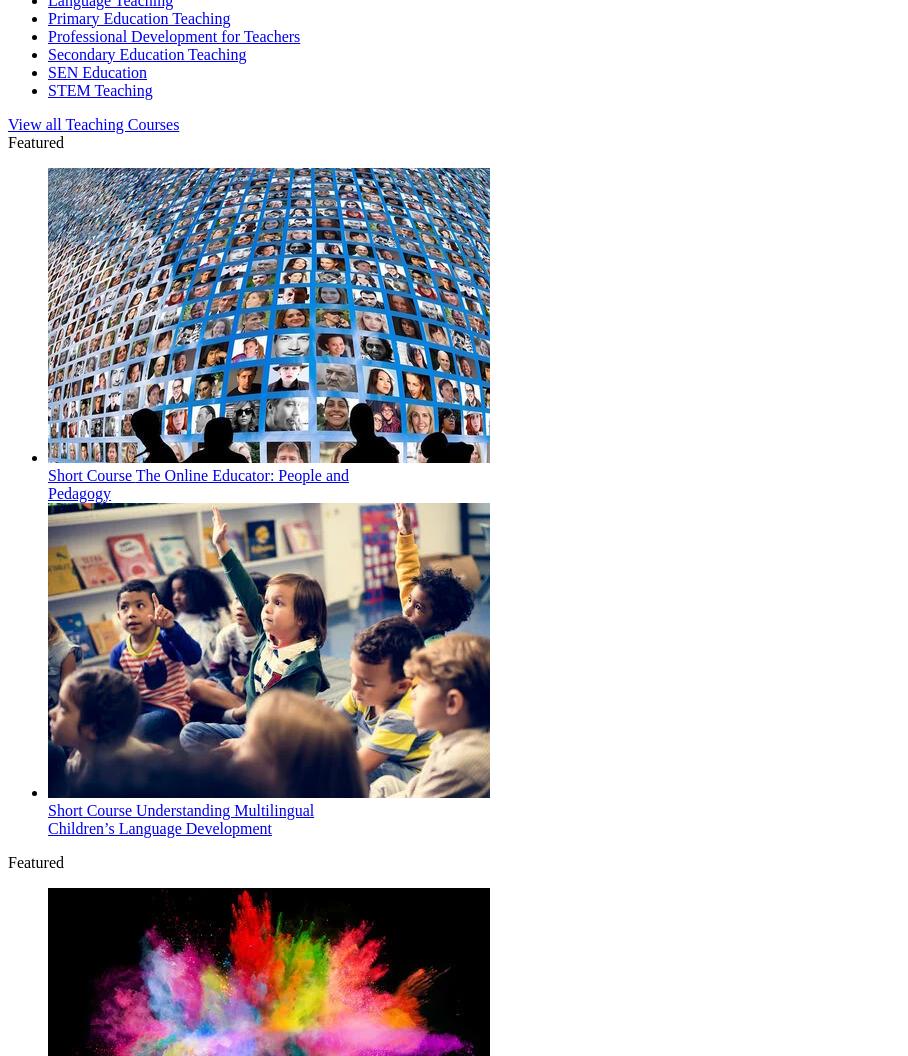 Image resolution: width=908 pixels, height=1056 pixels. Describe the element at coordinates (48, 53) in the screenshot. I see `'Secondary Education Teaching'` at that location.